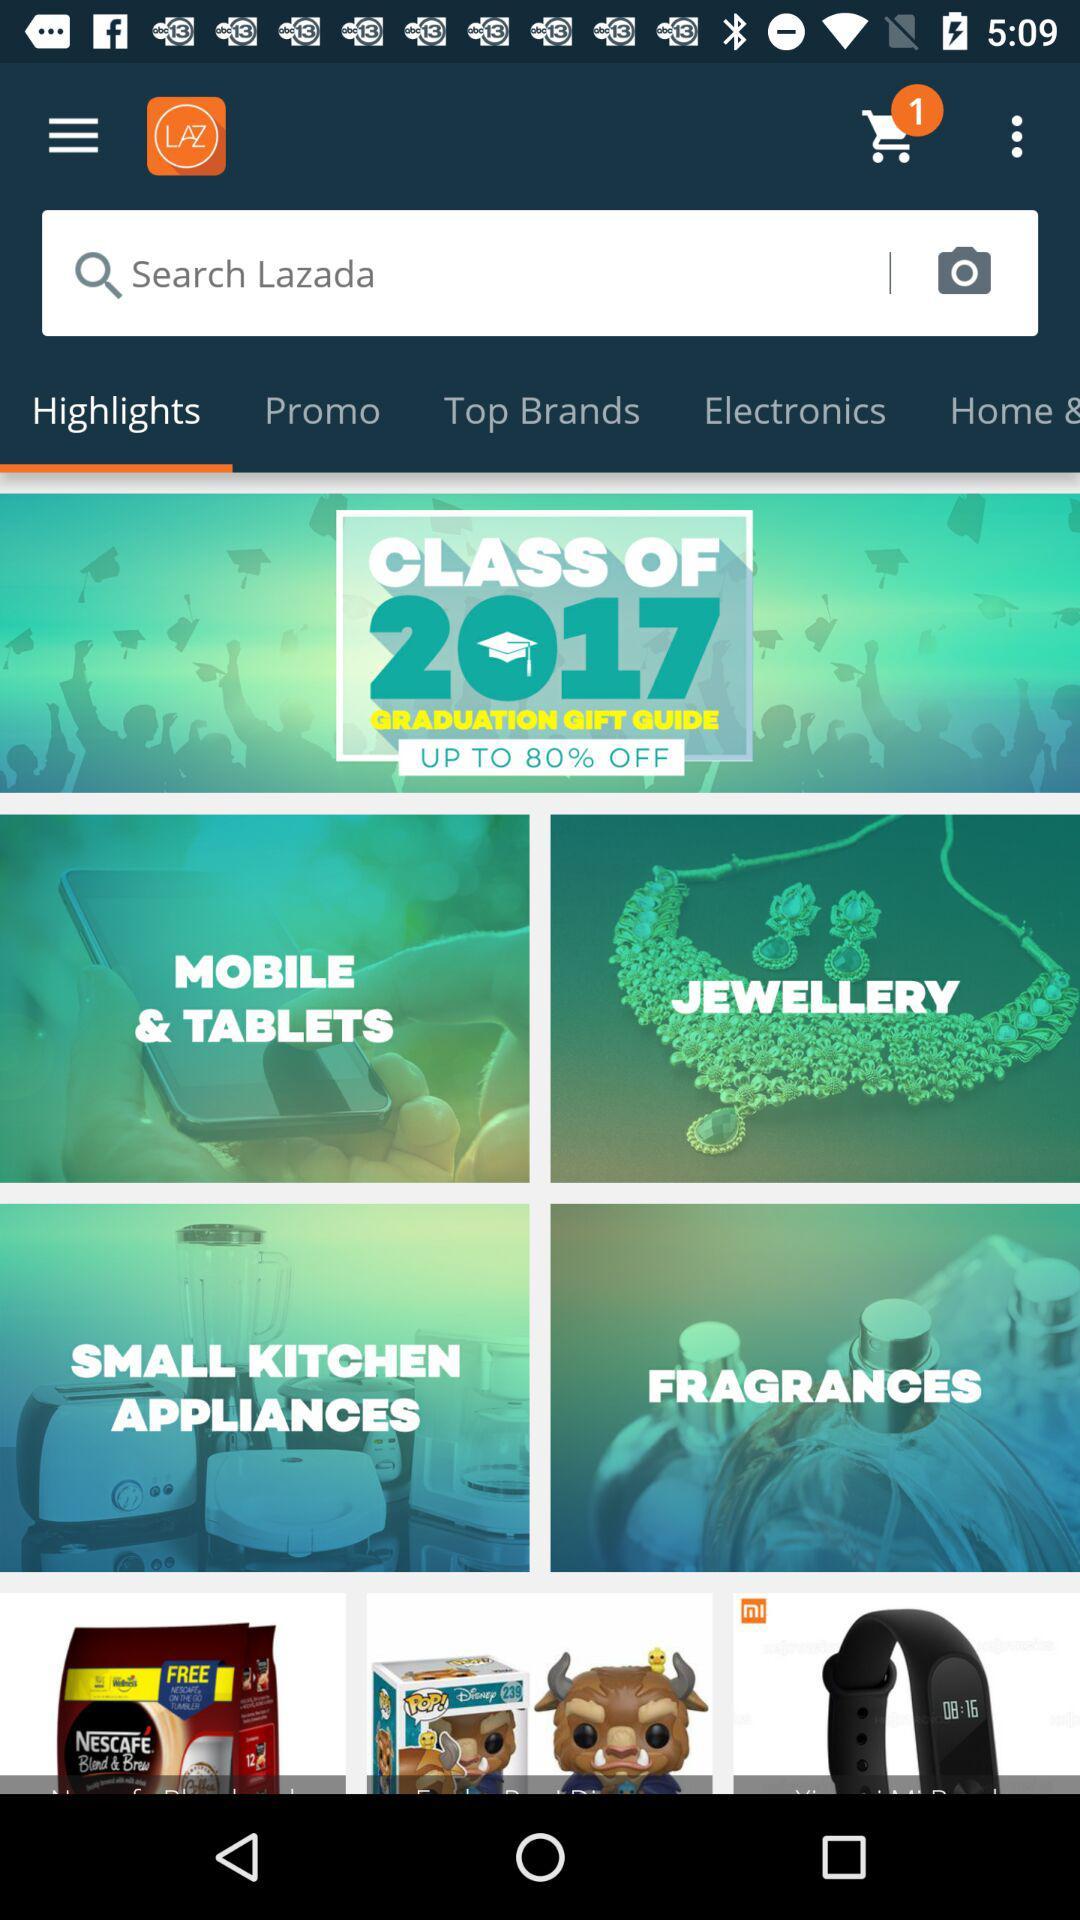 This screenshot has height=1920, width=1080. I want to click on search the site, so click(465, 272).